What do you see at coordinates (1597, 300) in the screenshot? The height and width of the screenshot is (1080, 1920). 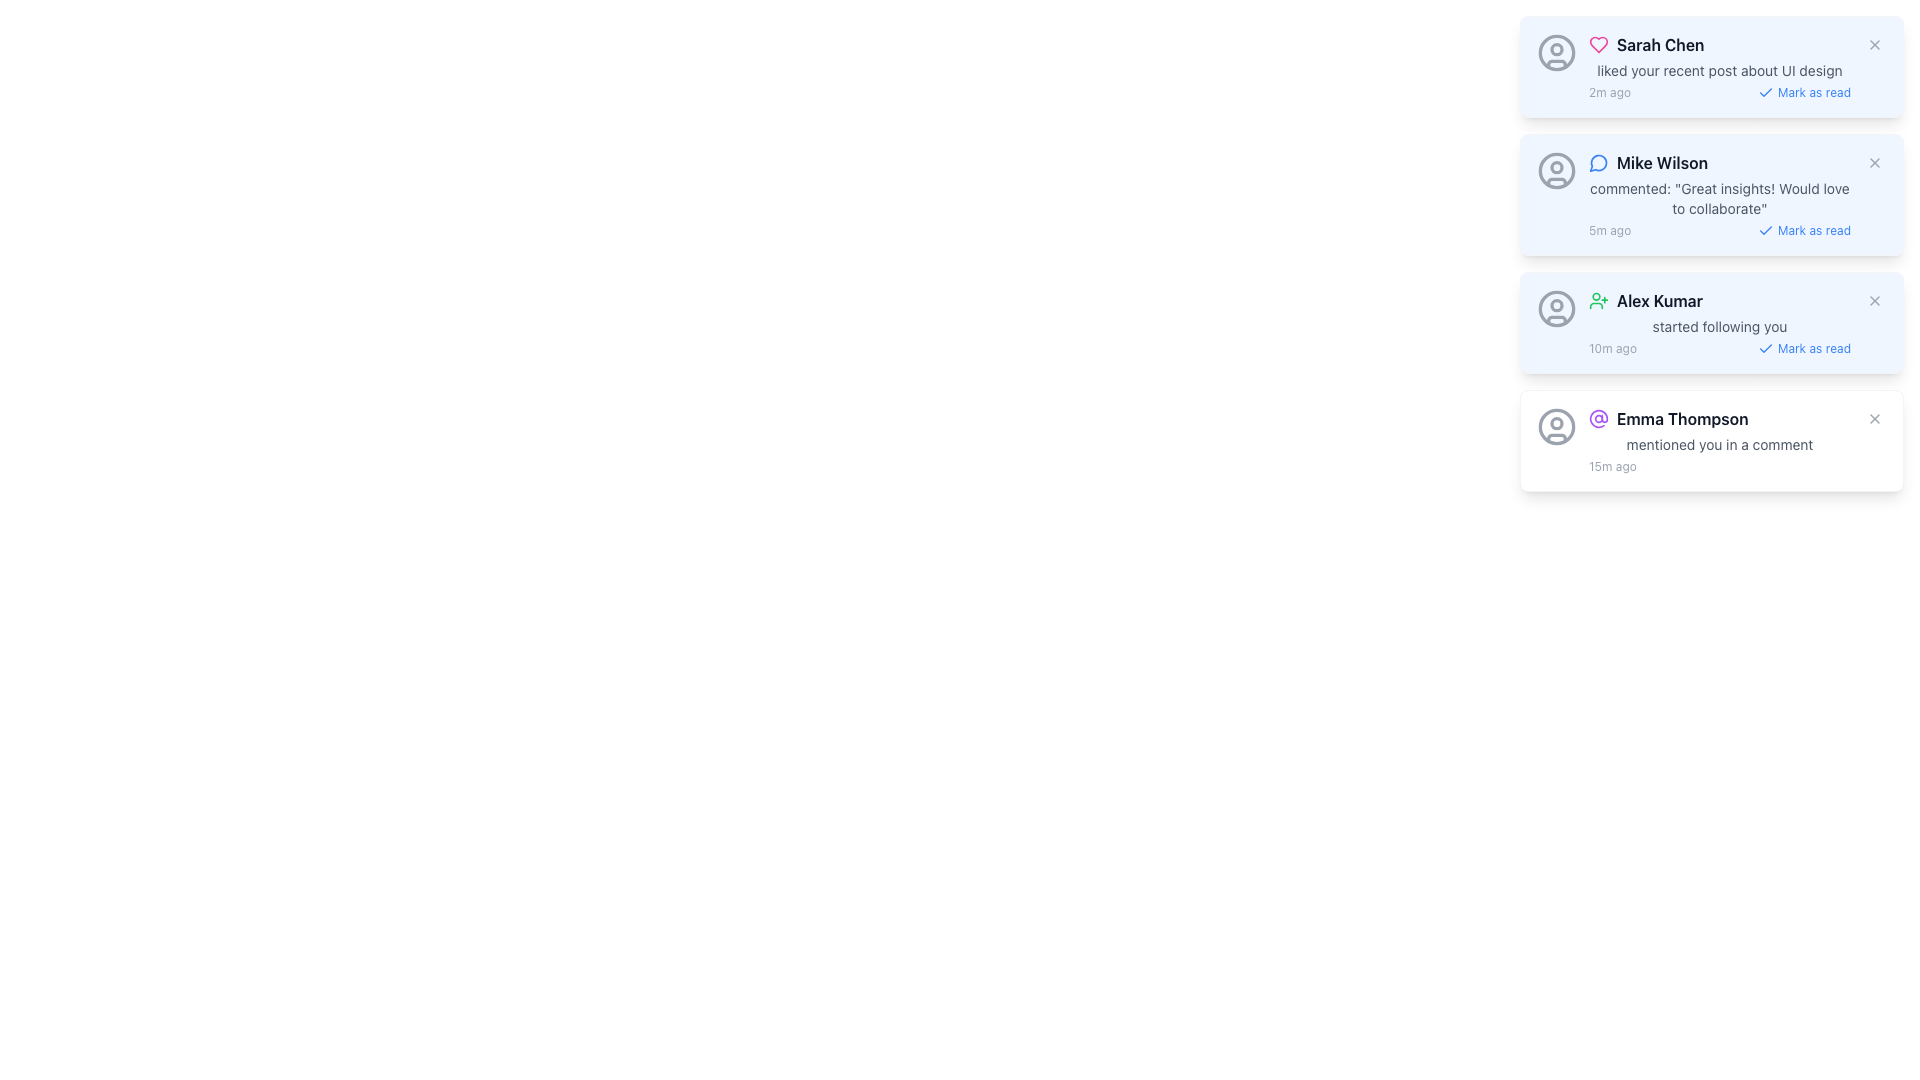 I see `the icon` at bounding box center [1597, 300].